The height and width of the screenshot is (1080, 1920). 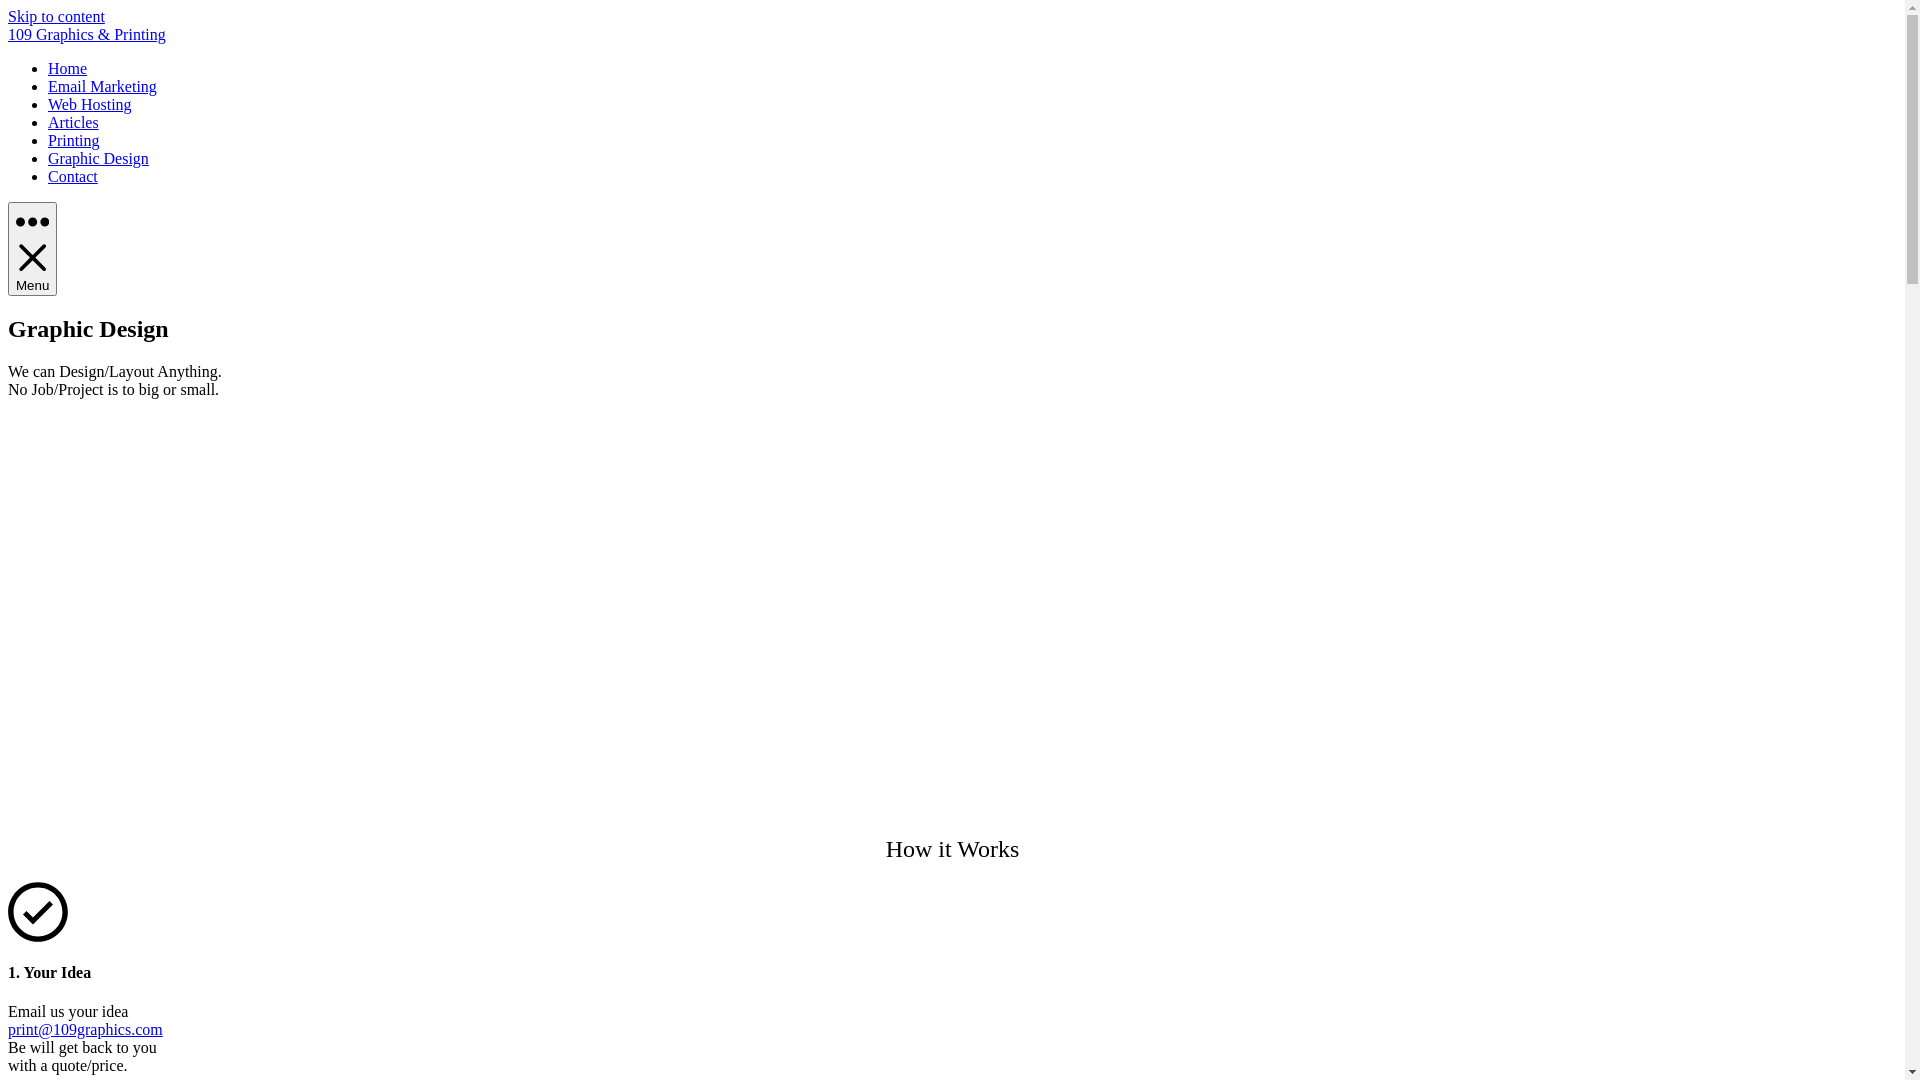 I want to click on 'Home', so click(x=48, y=67).